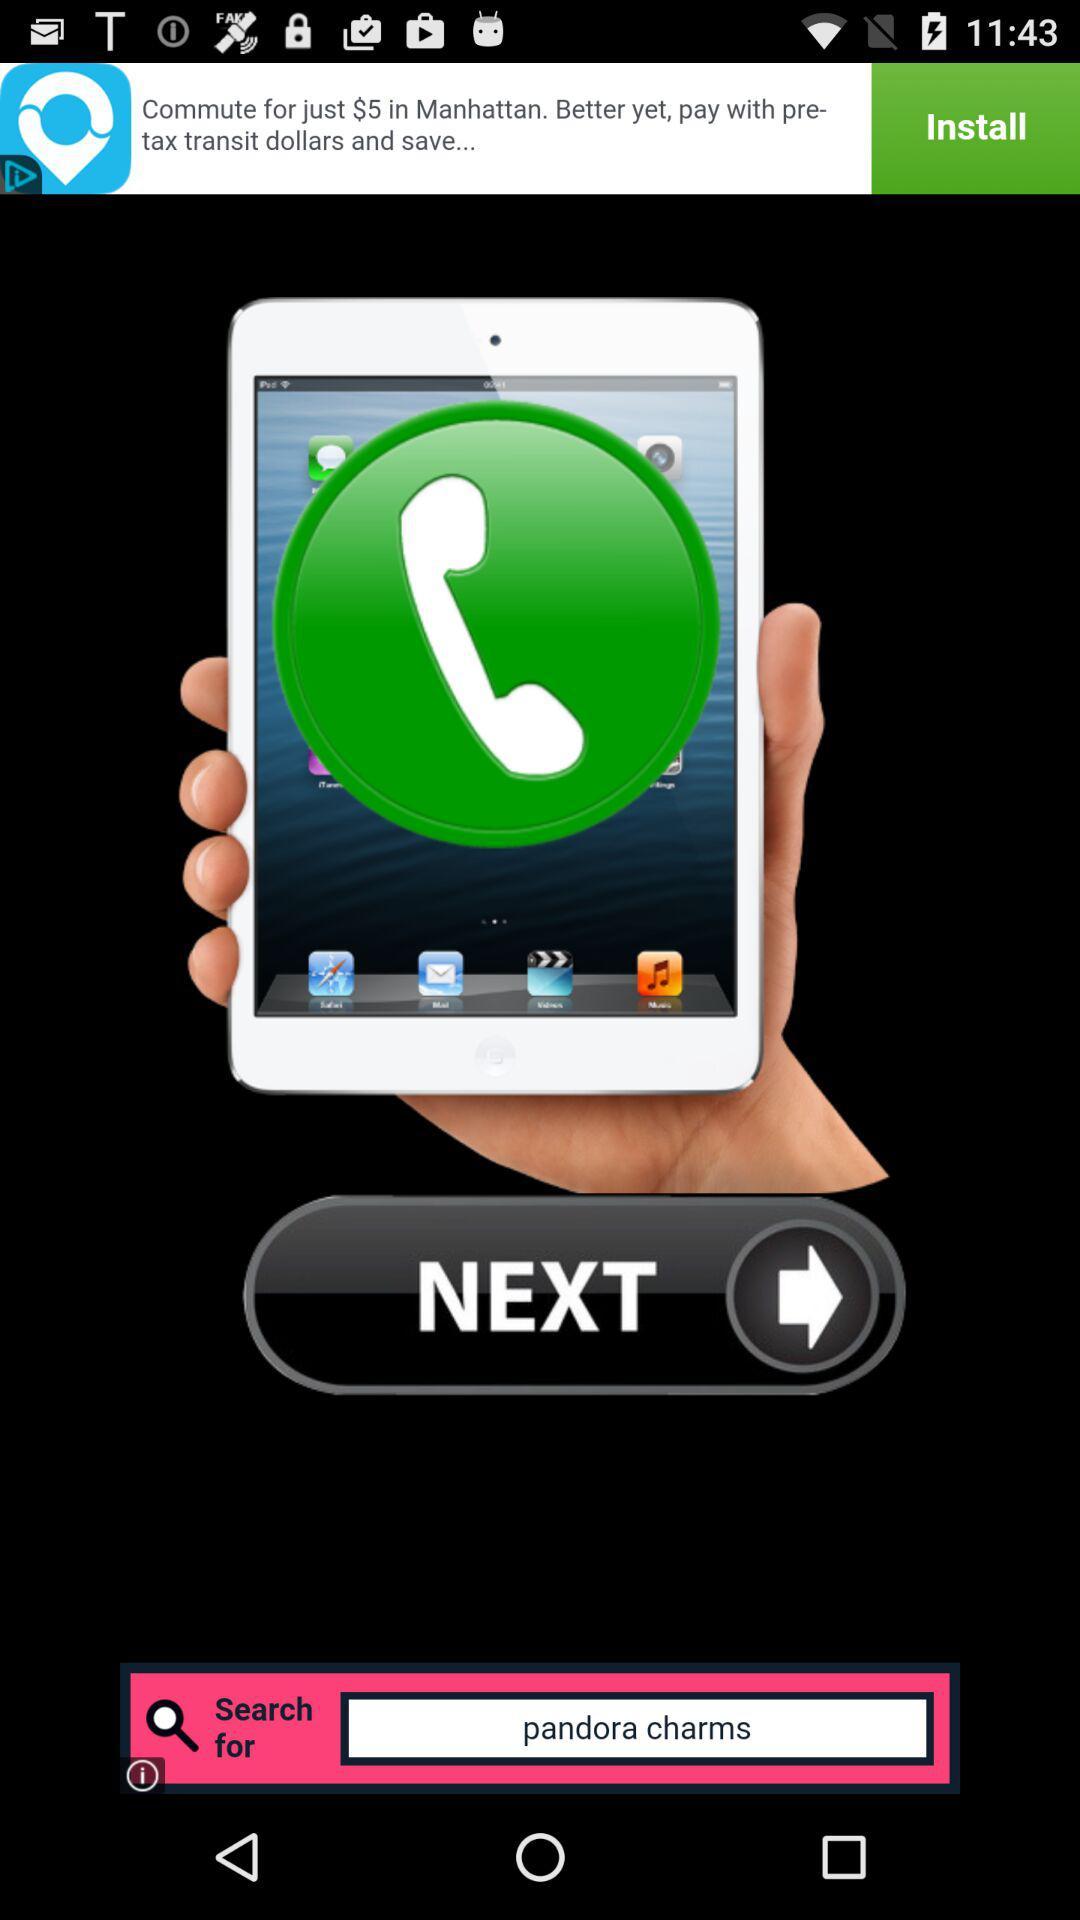 The image size is (1080, 1920). What do you see at coordinates (540, 127) in the screenshot?
I see `see details of other app` at bounding box center [540, 127].